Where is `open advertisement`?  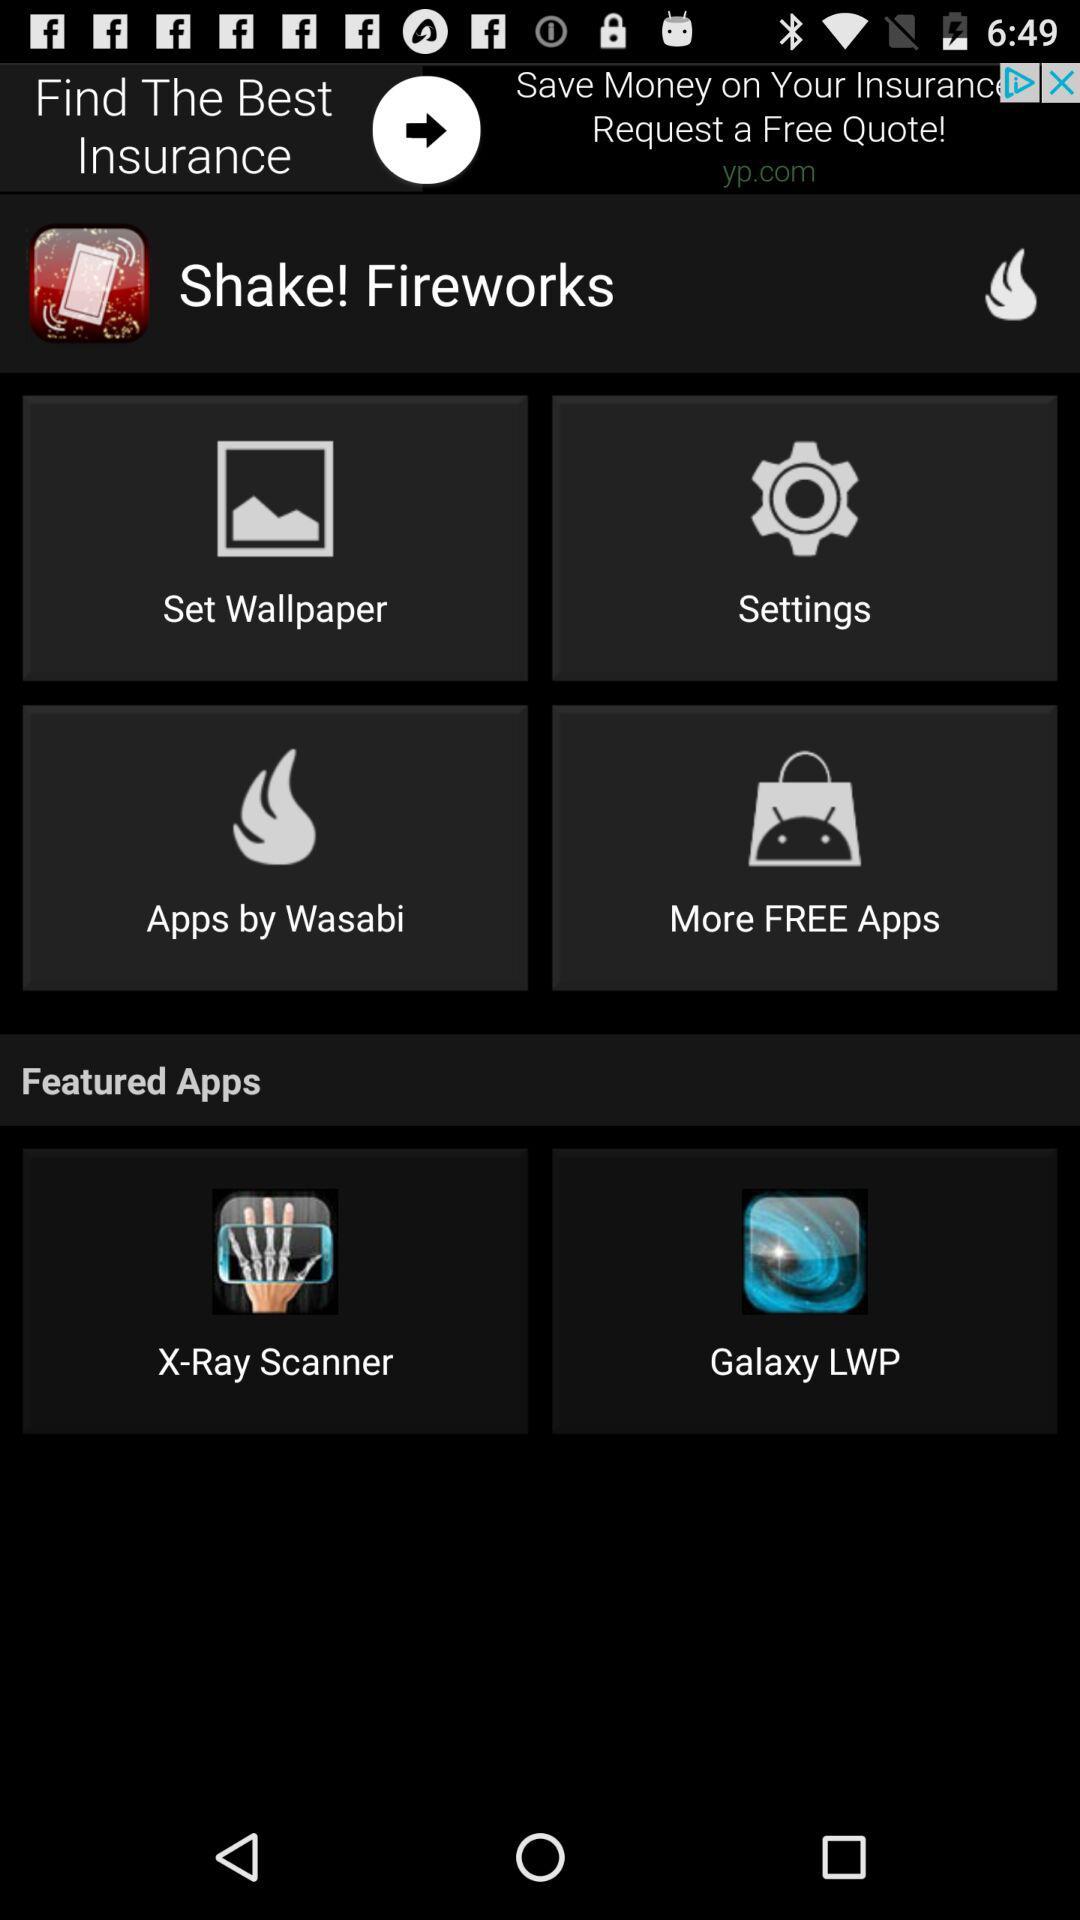 open advertisement is located at coordinates (540, 127).